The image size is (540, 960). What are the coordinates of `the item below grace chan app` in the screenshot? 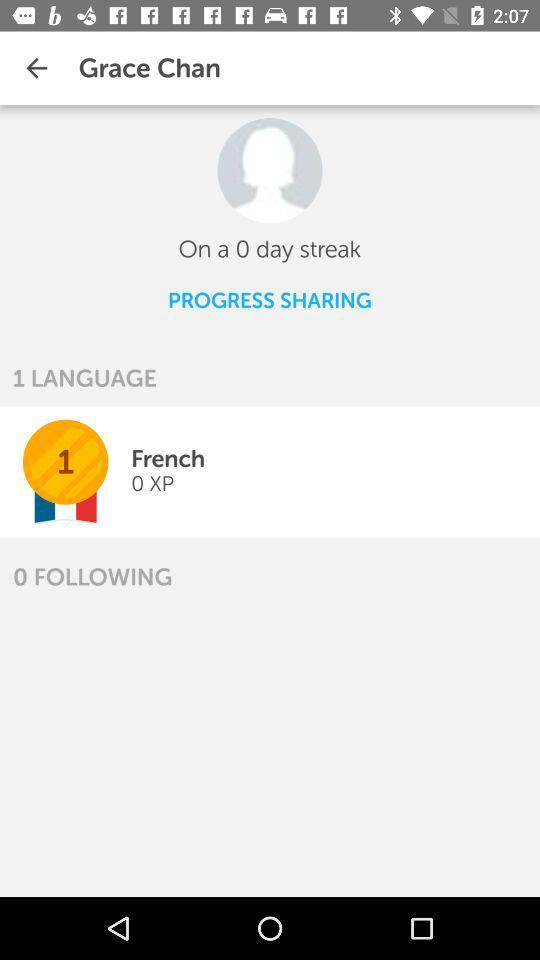 It's located at (270, 169).